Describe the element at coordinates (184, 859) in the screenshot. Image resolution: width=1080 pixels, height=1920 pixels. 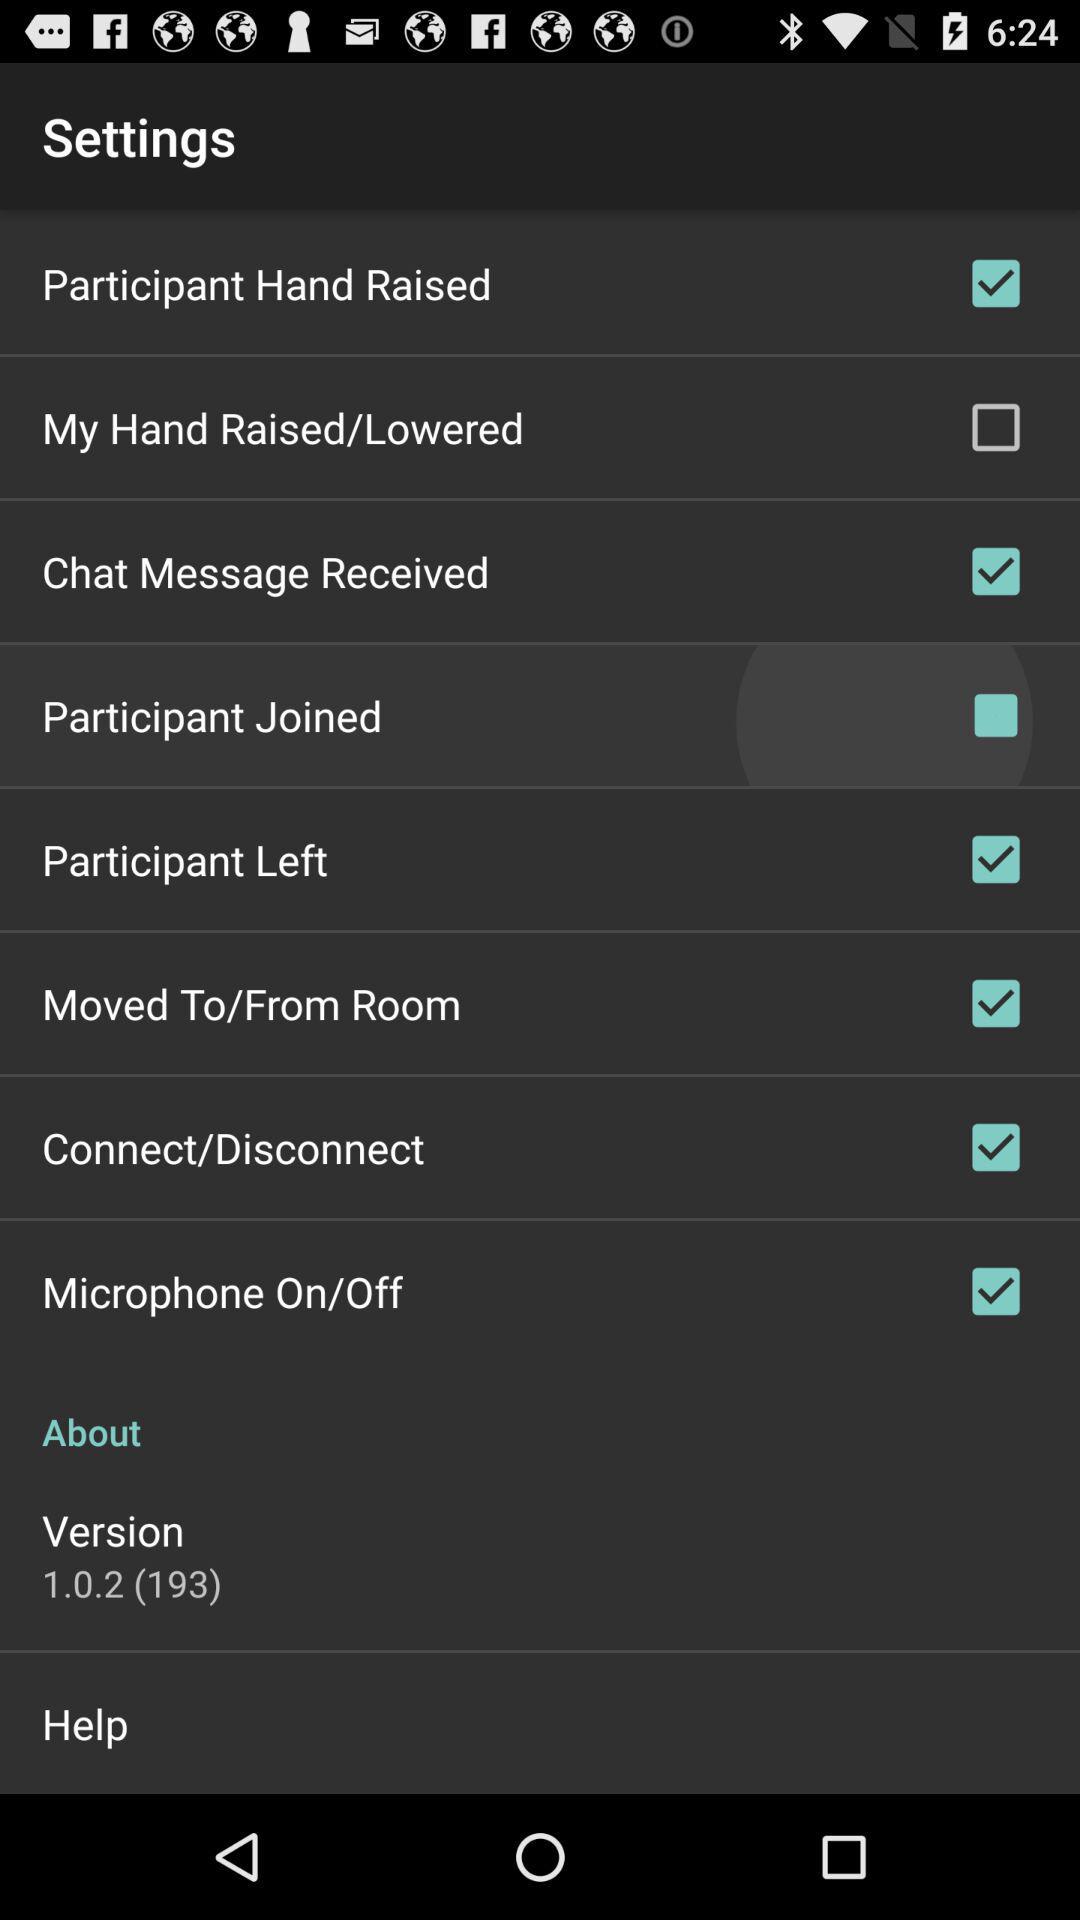
I see `app below participant joined icon` at that location.